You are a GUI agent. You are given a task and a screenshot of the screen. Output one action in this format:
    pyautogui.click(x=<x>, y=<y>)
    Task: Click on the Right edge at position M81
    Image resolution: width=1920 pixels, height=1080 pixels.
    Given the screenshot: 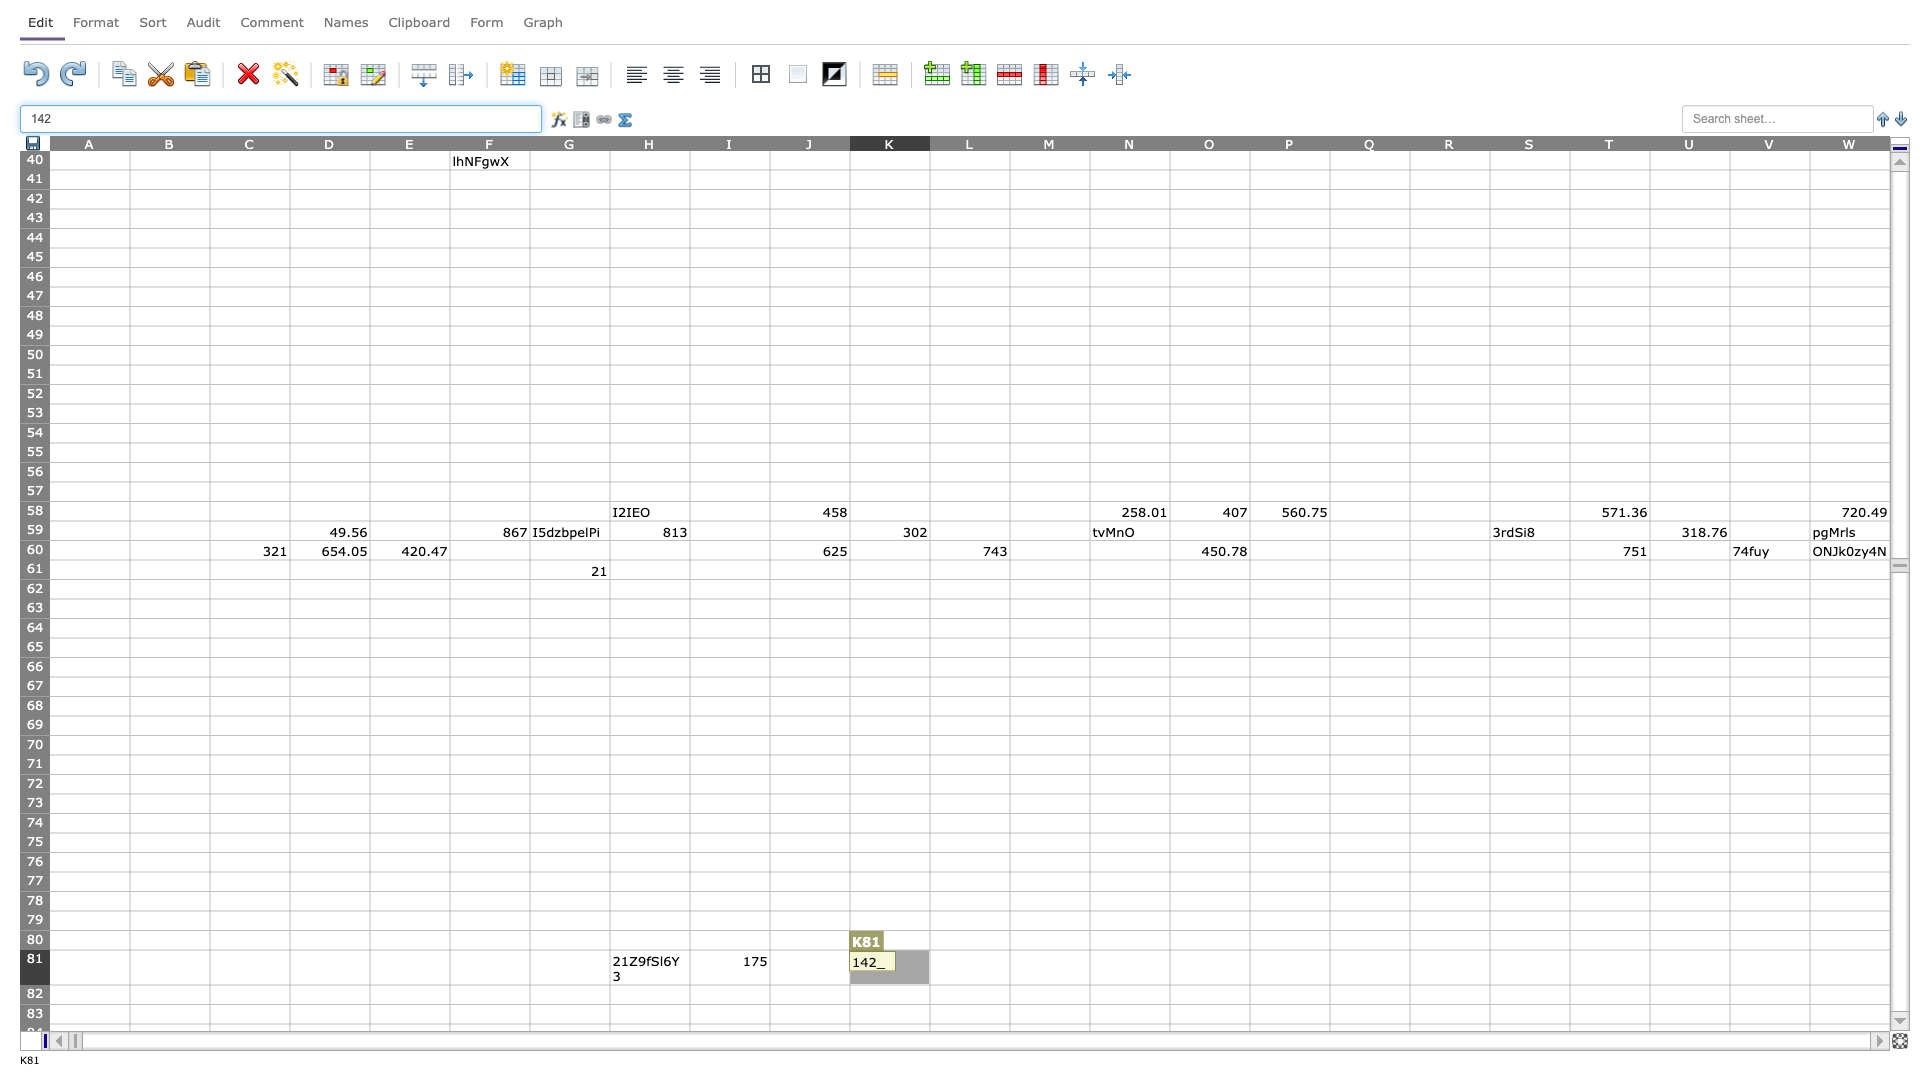 What is the action you would take?
    pyautogui.click(x=1088, y=966)
    